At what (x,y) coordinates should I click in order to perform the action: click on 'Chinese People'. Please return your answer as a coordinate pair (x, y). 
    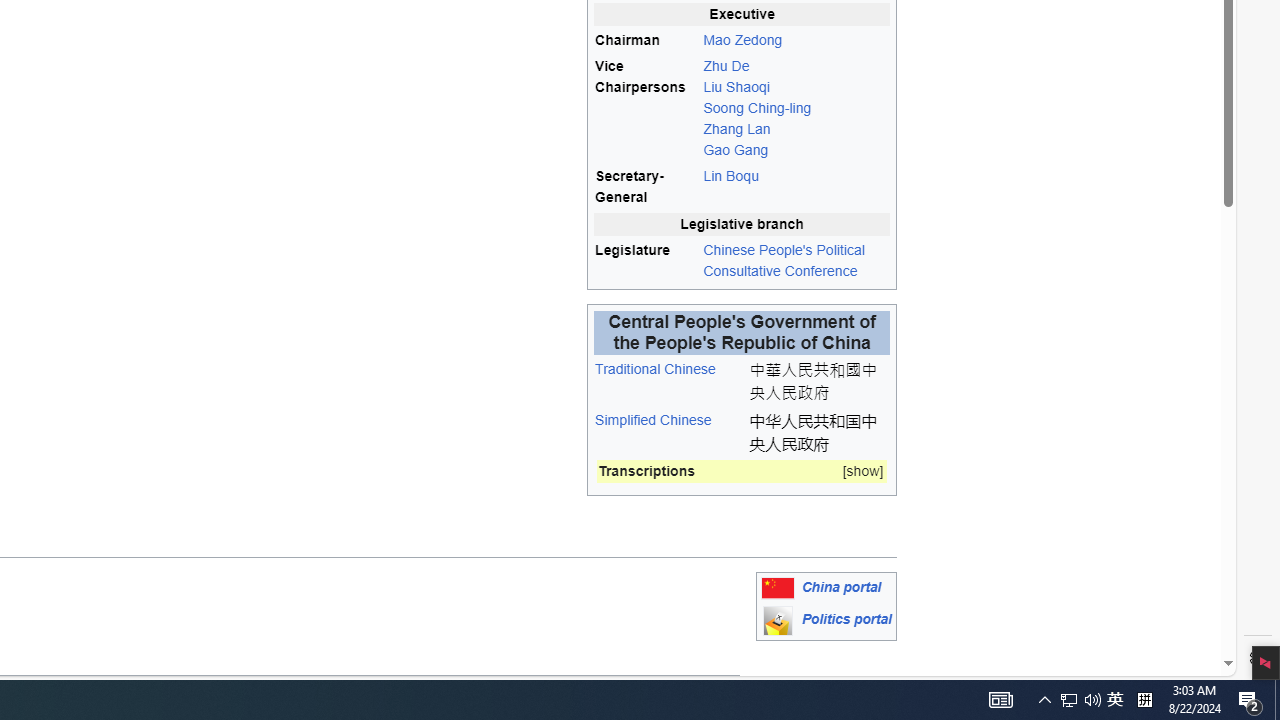
    Looking at the image, I should click on (783, 259).